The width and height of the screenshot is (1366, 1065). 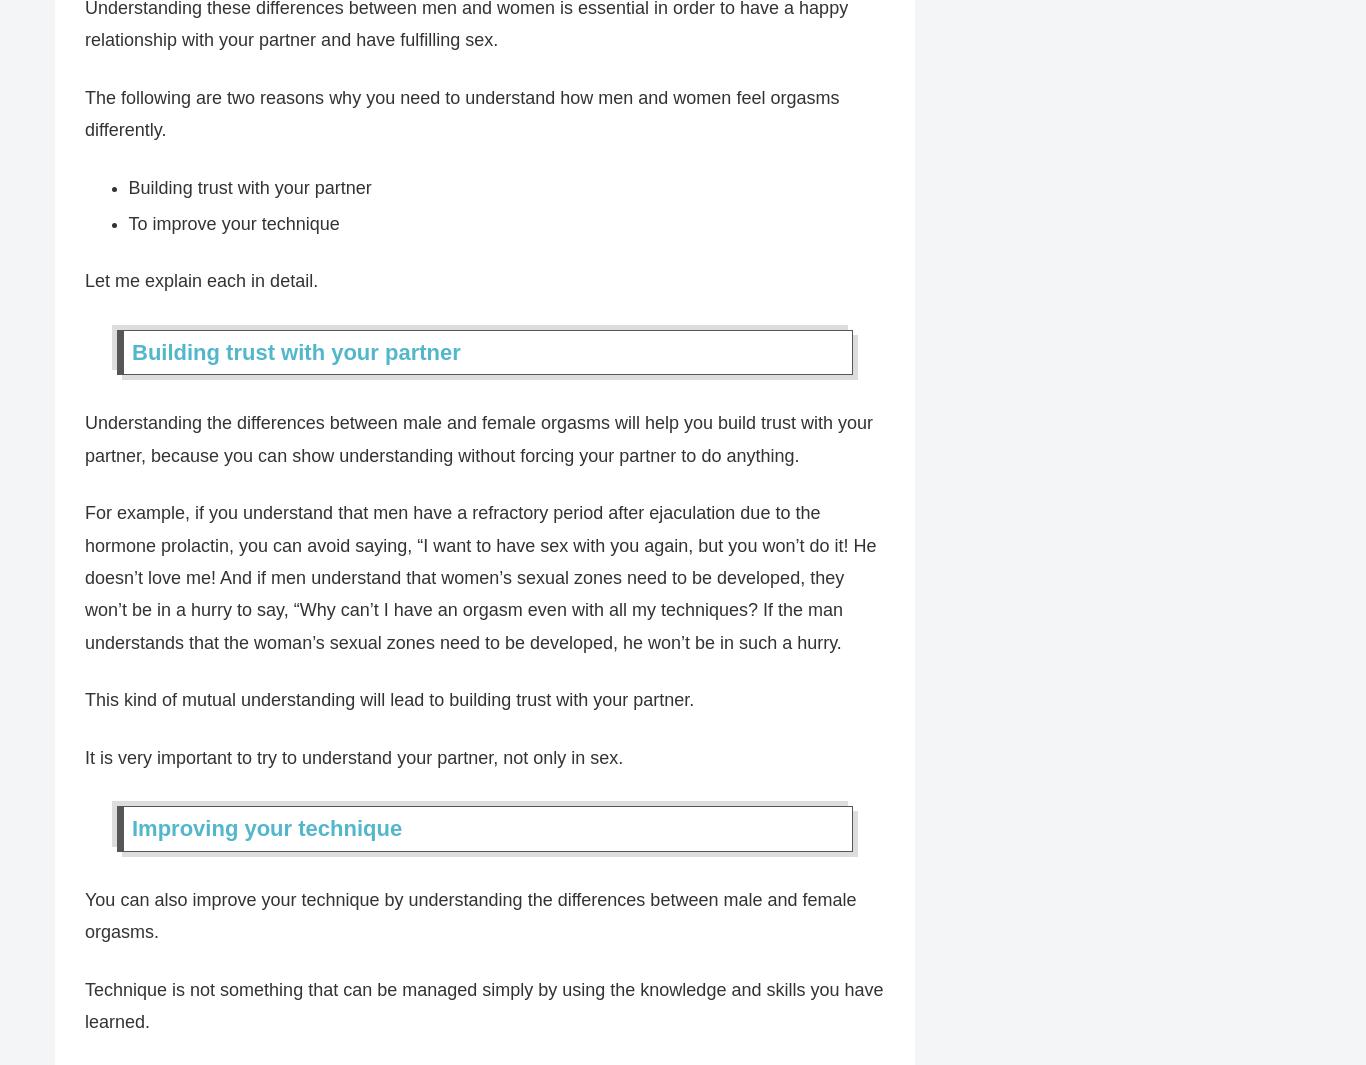 I want to click on 'For example, if you understand that men have a refractory period after ejaculation due to the hormone prolactin, you can avoid saying, “I want to have sex with you again, but you won’t do it! He doesn’t love me! And if men understand that women’s sexual zones need to be developed, they won’t be in a hurry to say, “Why can’t I have an orgasm even with all my techniques? If the man understands that the woman’s sexual zones need to be developed, he won’t be in such a hurry.', so click(x=480, y=578).